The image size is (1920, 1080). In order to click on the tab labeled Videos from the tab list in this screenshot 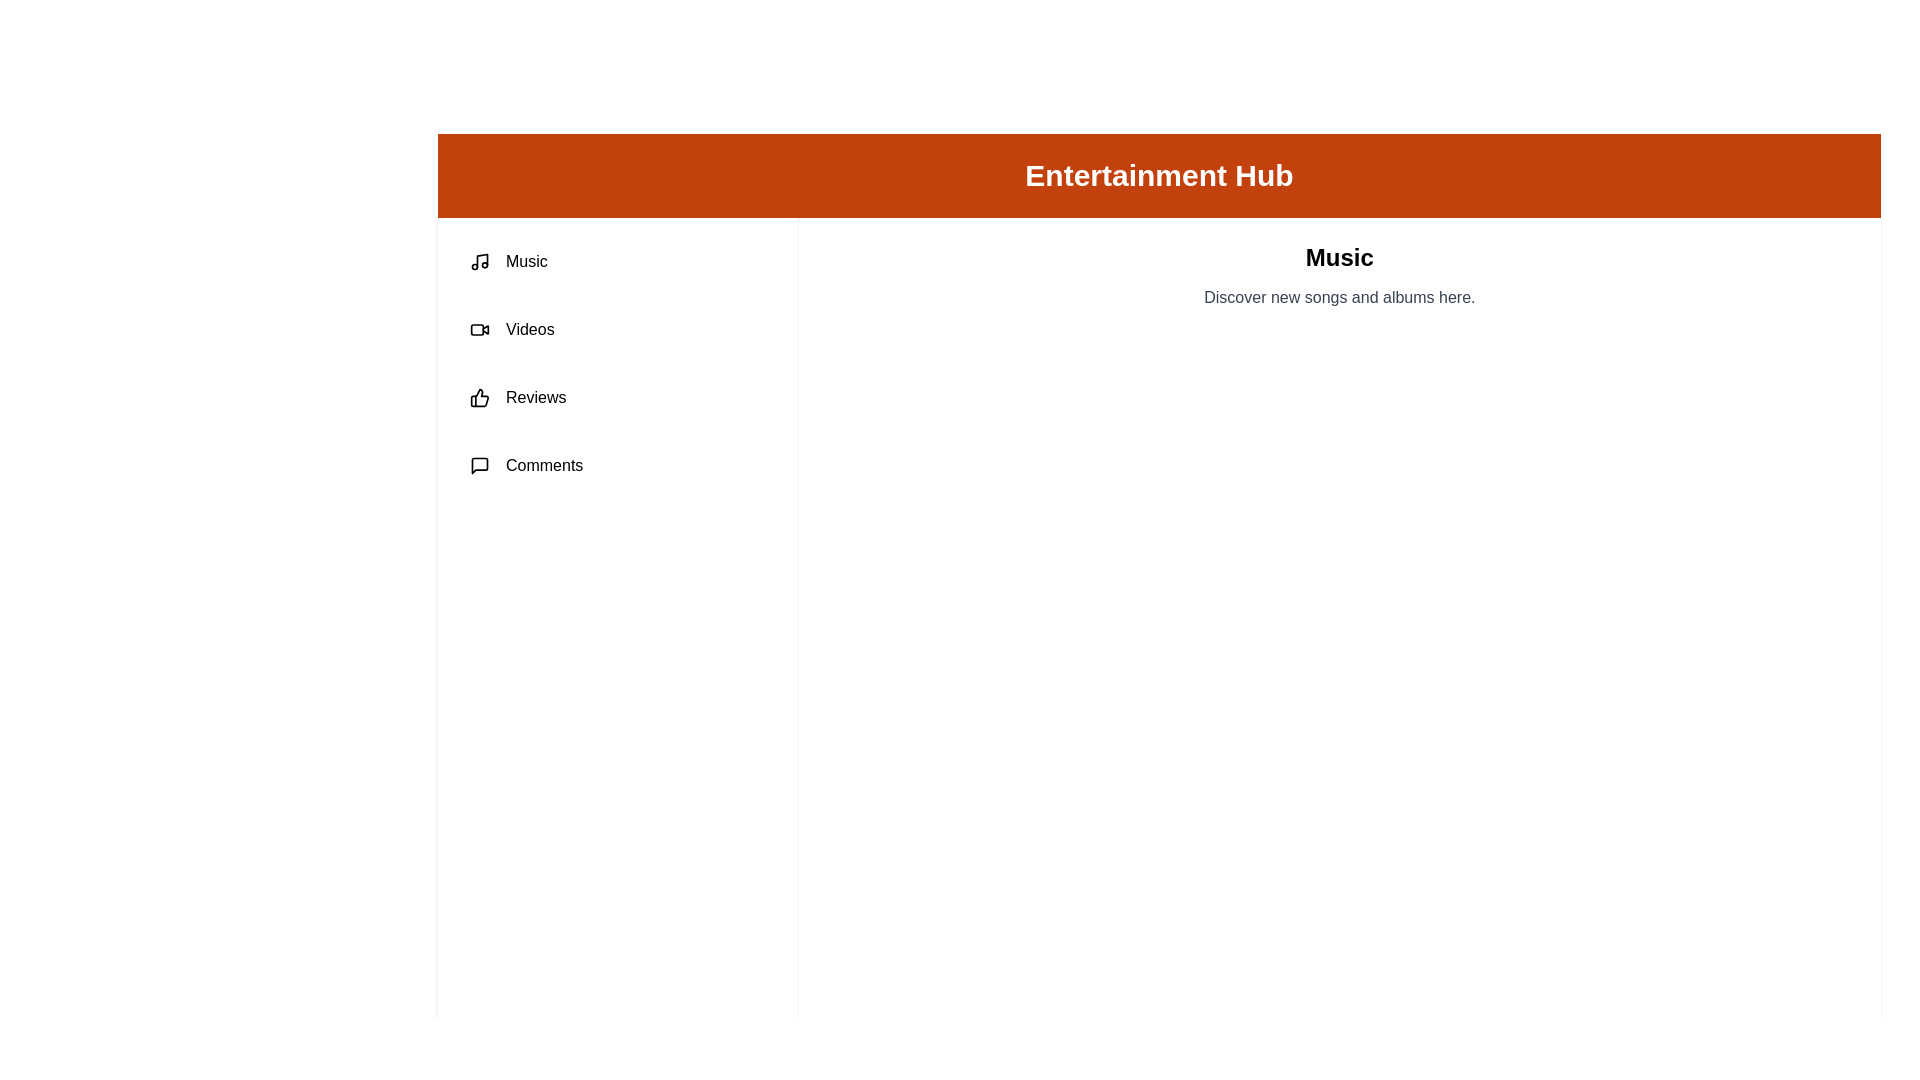, I will do `click(617, 329)`.